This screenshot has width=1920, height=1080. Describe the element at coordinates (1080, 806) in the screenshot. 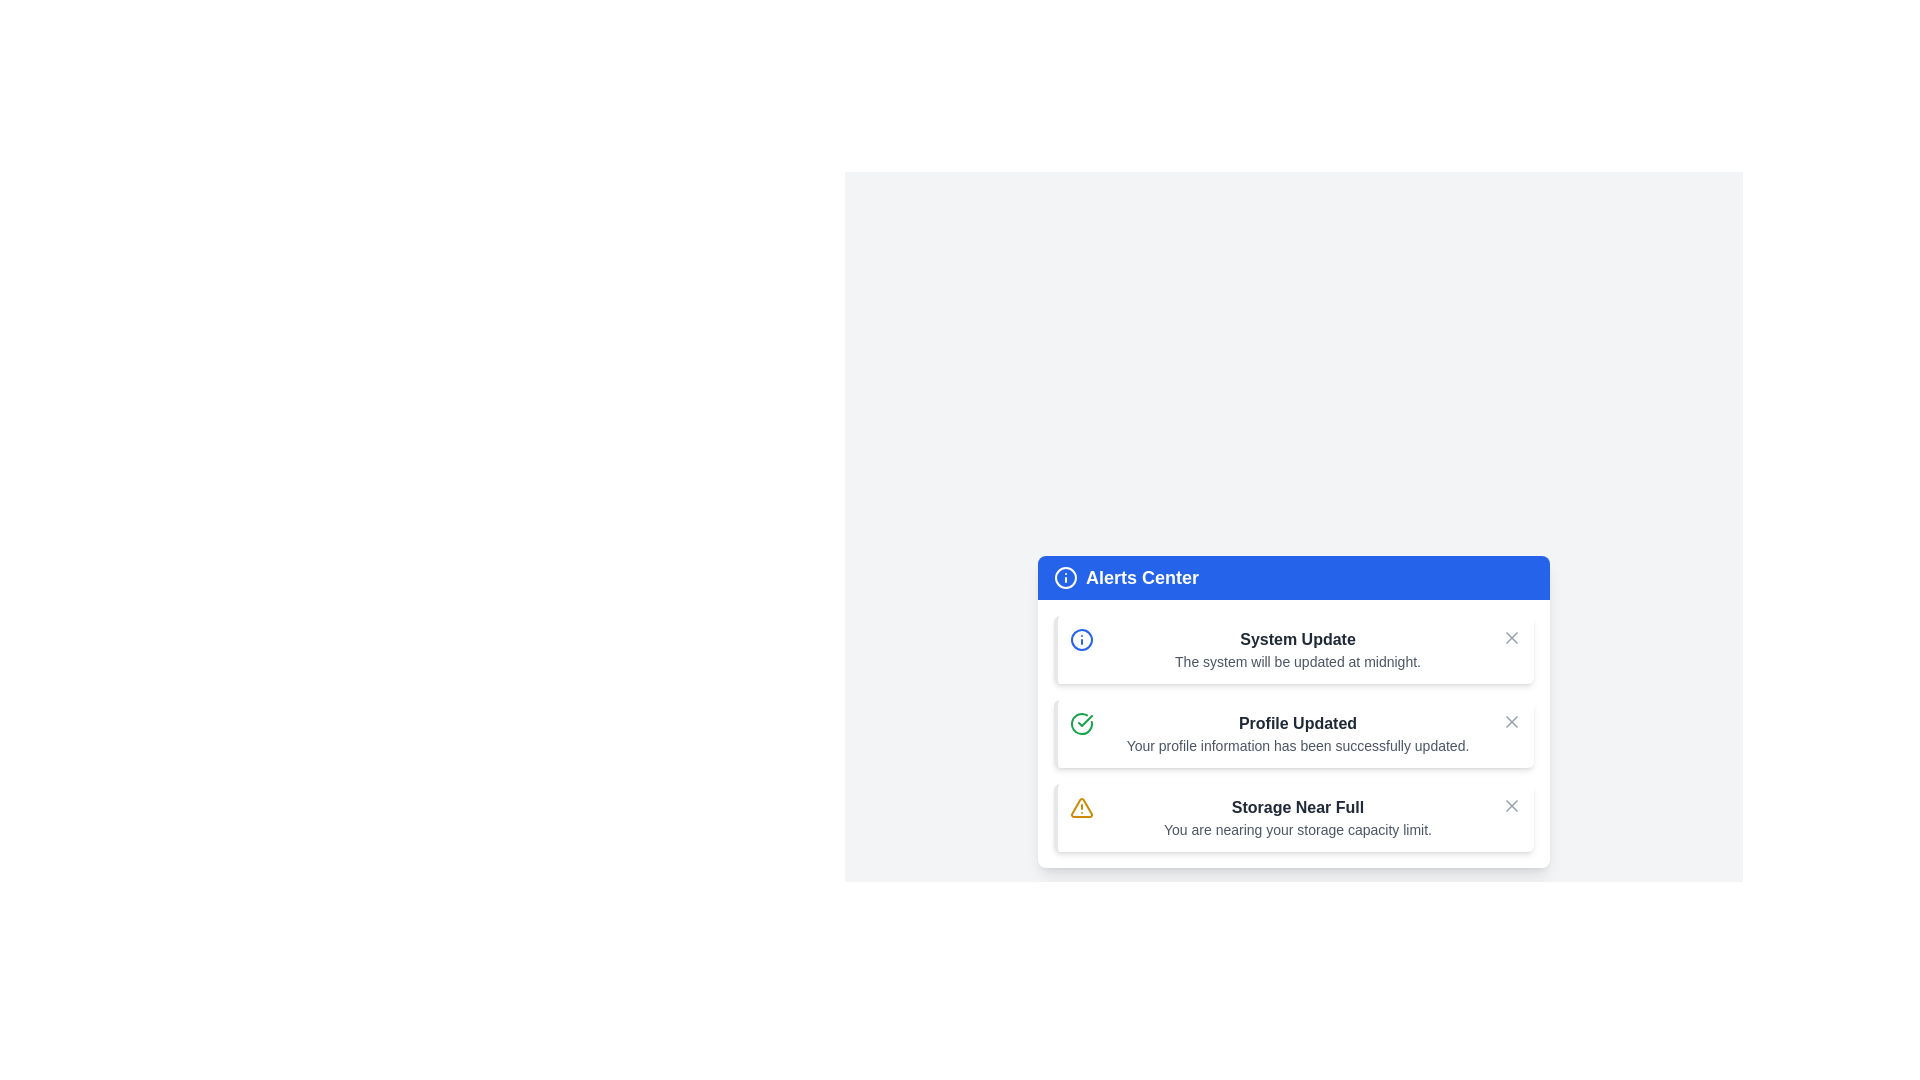

I see `the triangular warning icon with an exclamation mark inside it, located to the left of the text 'Storage Near Full' in the third notification card at the bottom of the 'Alerts Center'` at that location.